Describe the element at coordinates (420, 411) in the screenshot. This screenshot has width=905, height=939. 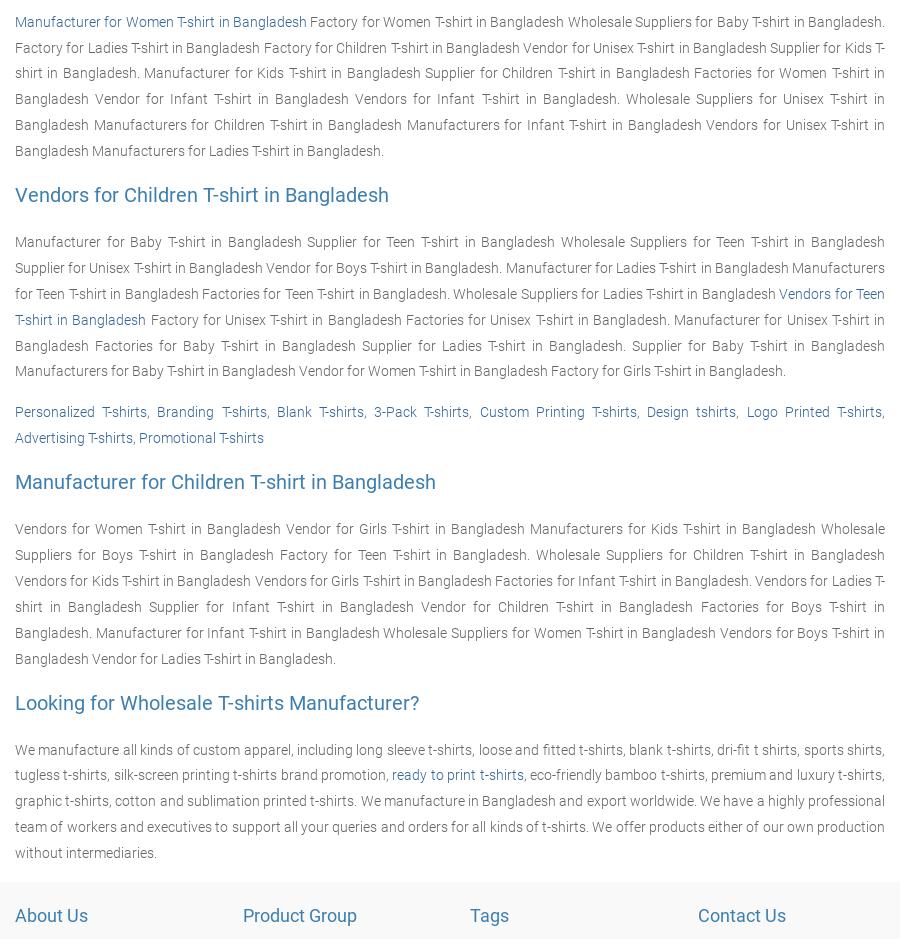
I see `'3-Pack T-shirts'` at that location.